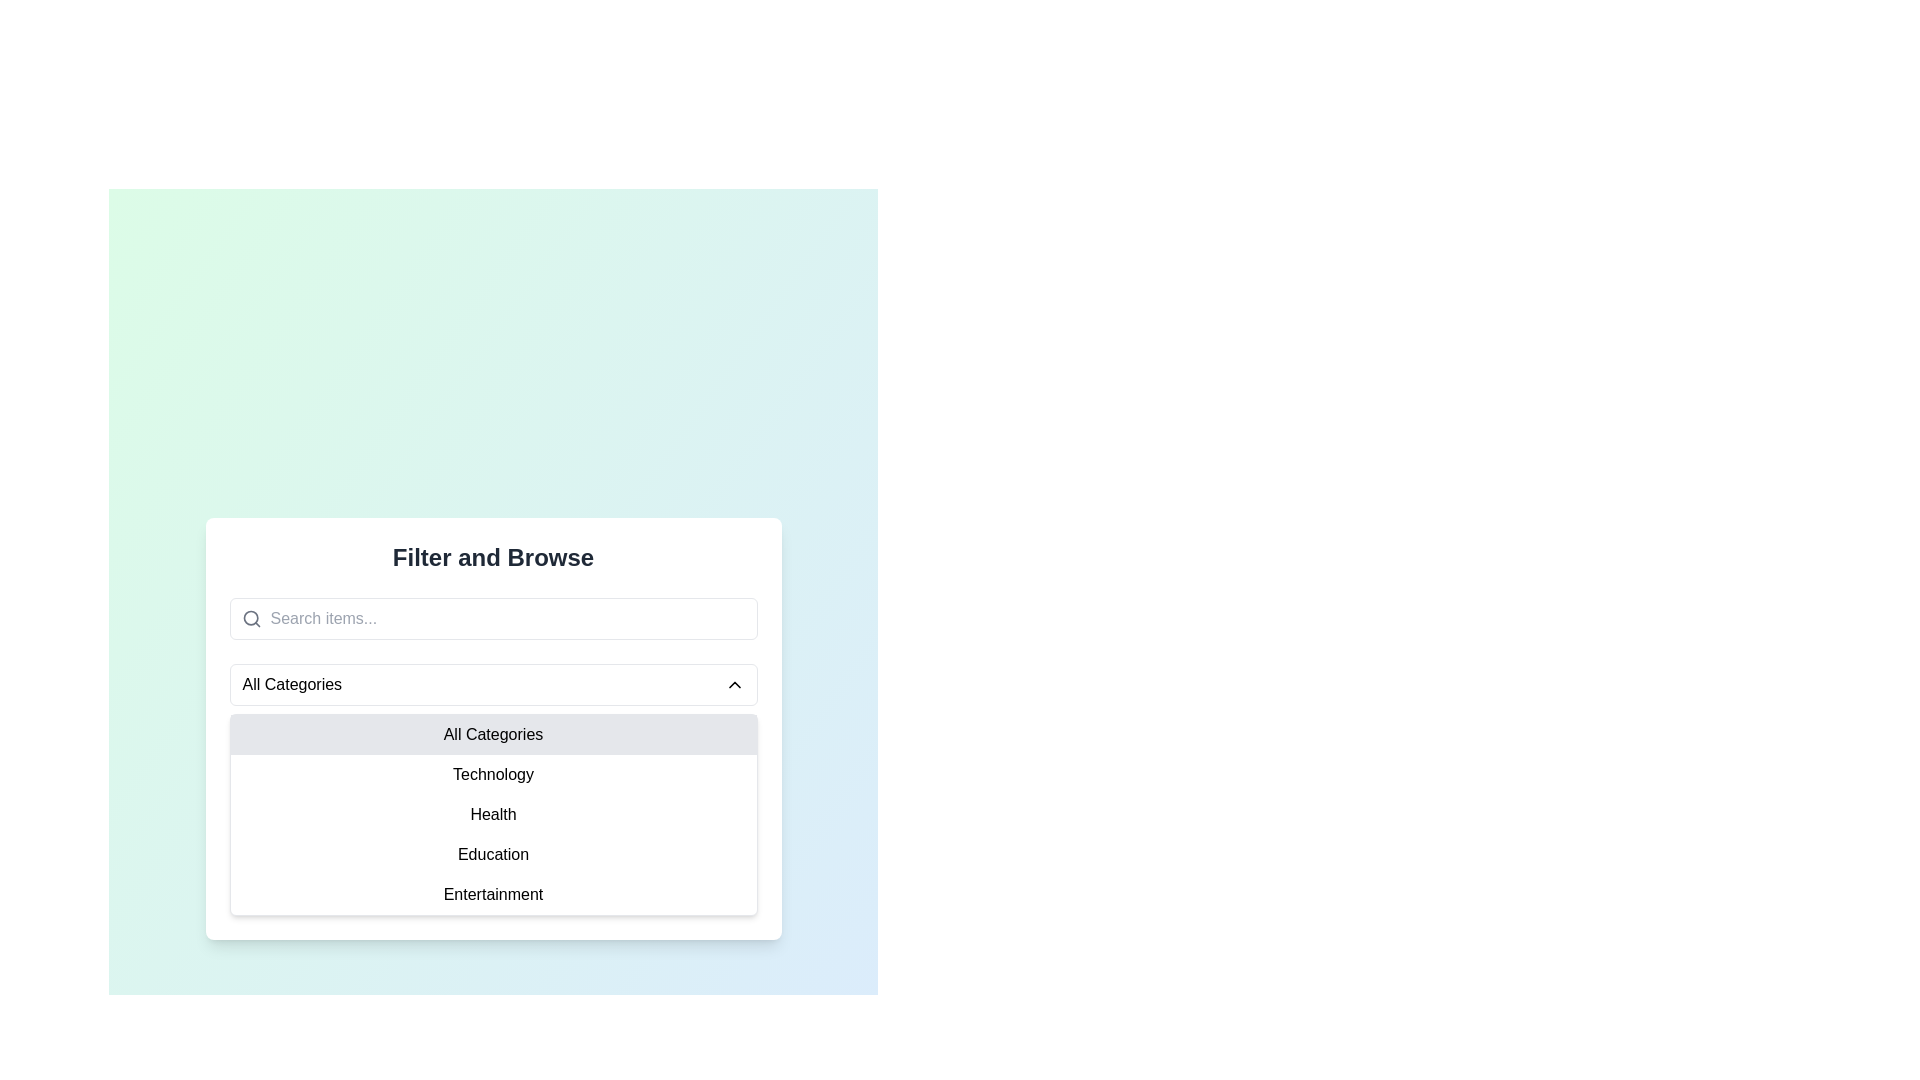 This screenshot has height=1080, width=1920. What do you see at coordinates (493, 789) in the screenshot?
I see `the 'Technology' category option in the dropdown menu` at bounding box center [493, 789].